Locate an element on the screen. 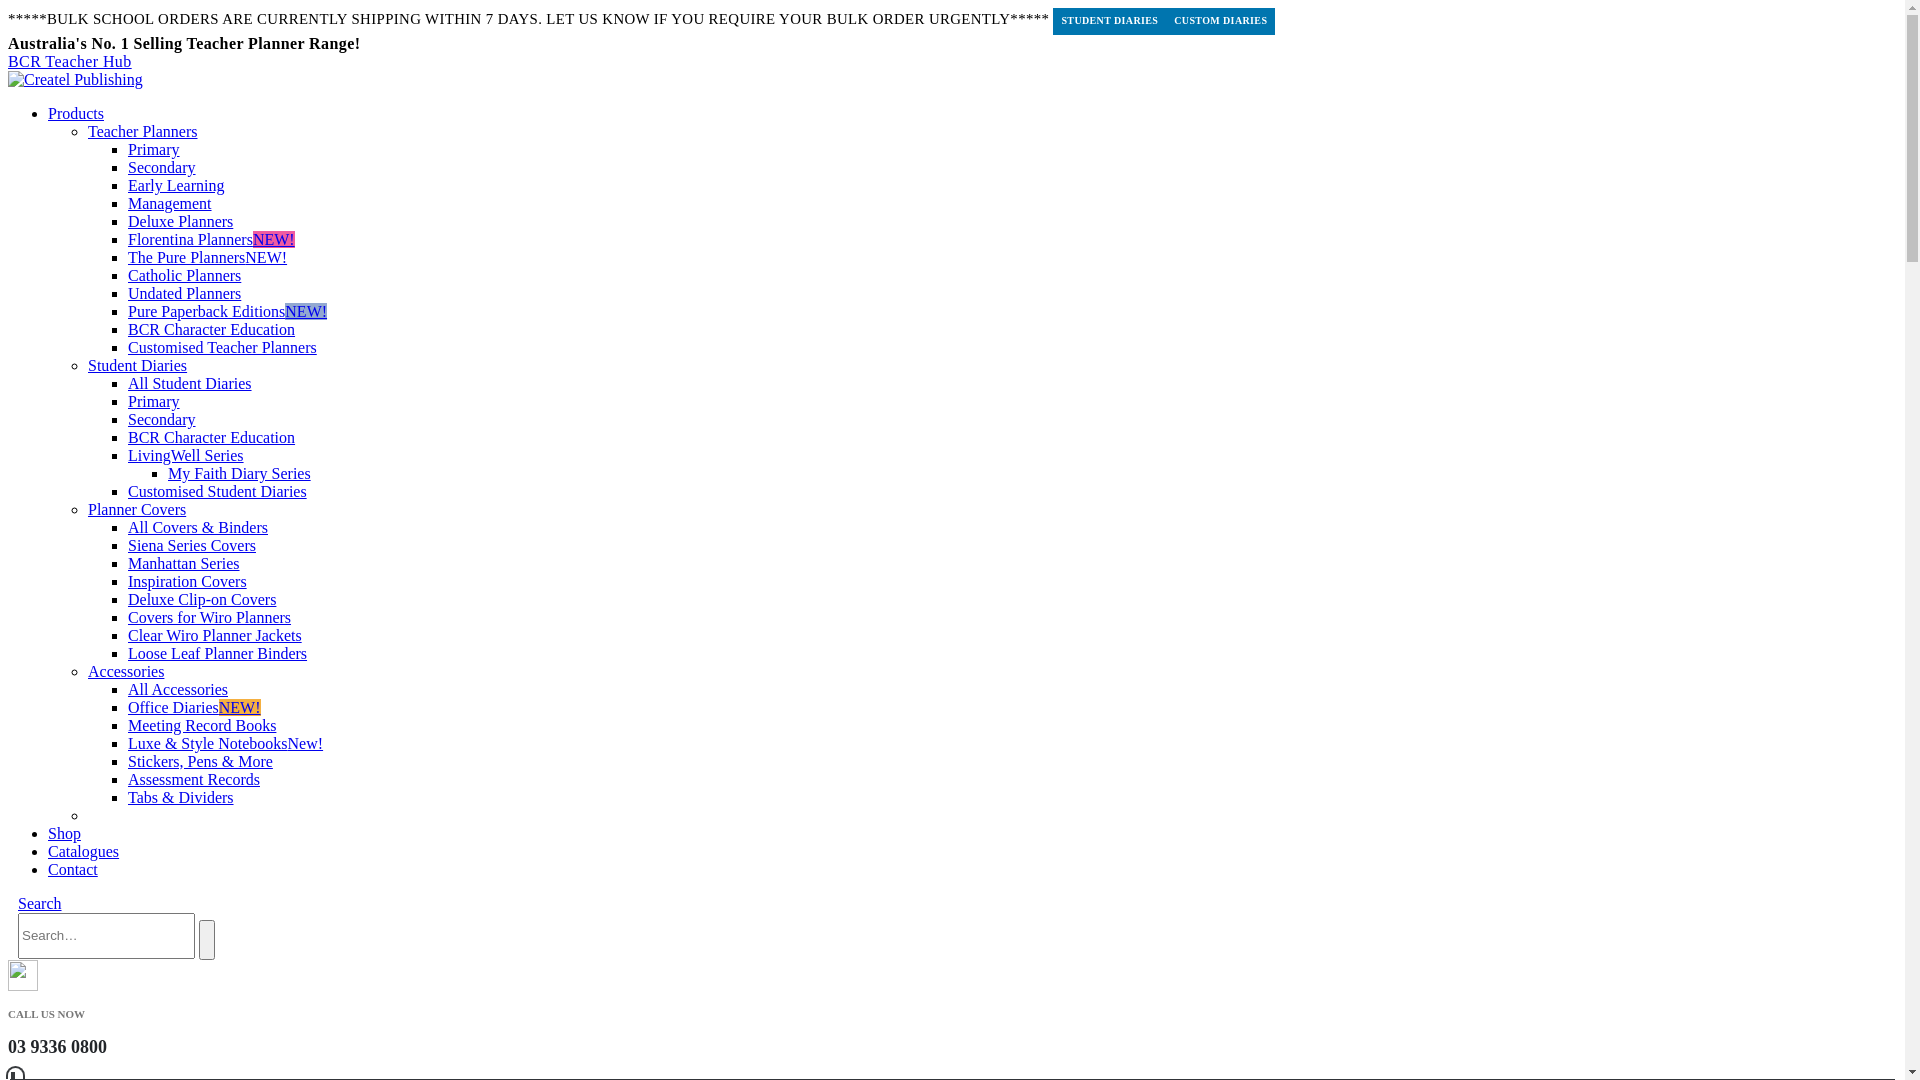 The width and height of the screenshot is (1920, 1080). 'Products' is located at coordinates (76, 113).